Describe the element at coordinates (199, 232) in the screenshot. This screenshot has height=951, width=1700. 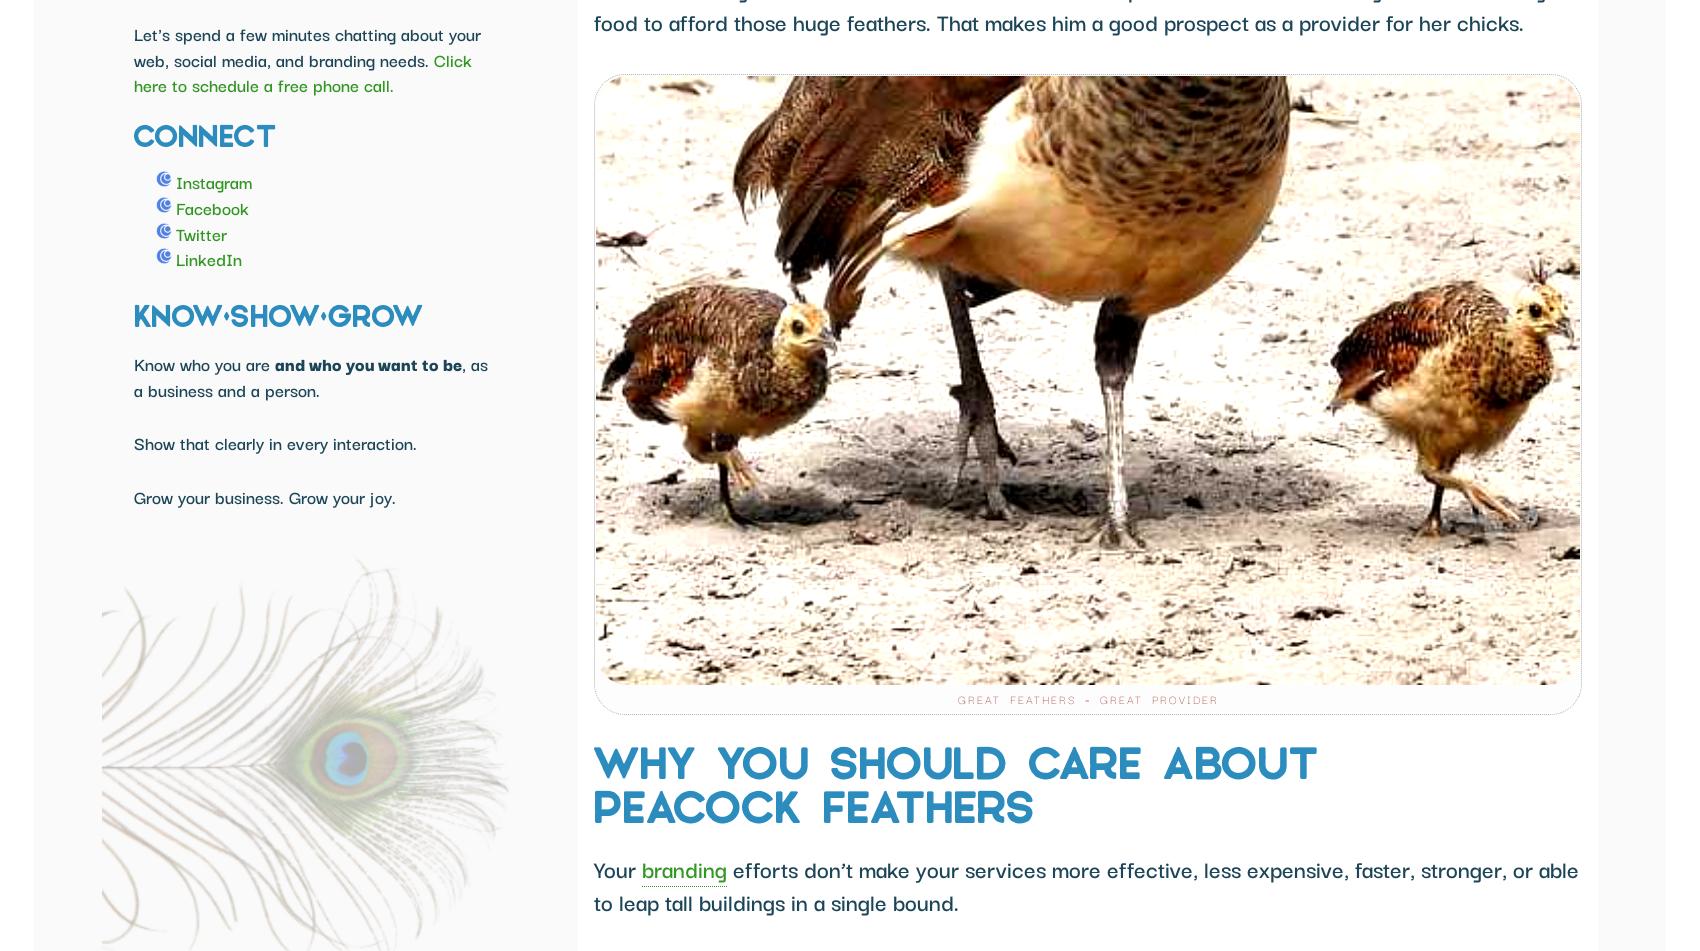
I see `'Twitter'` at that location.